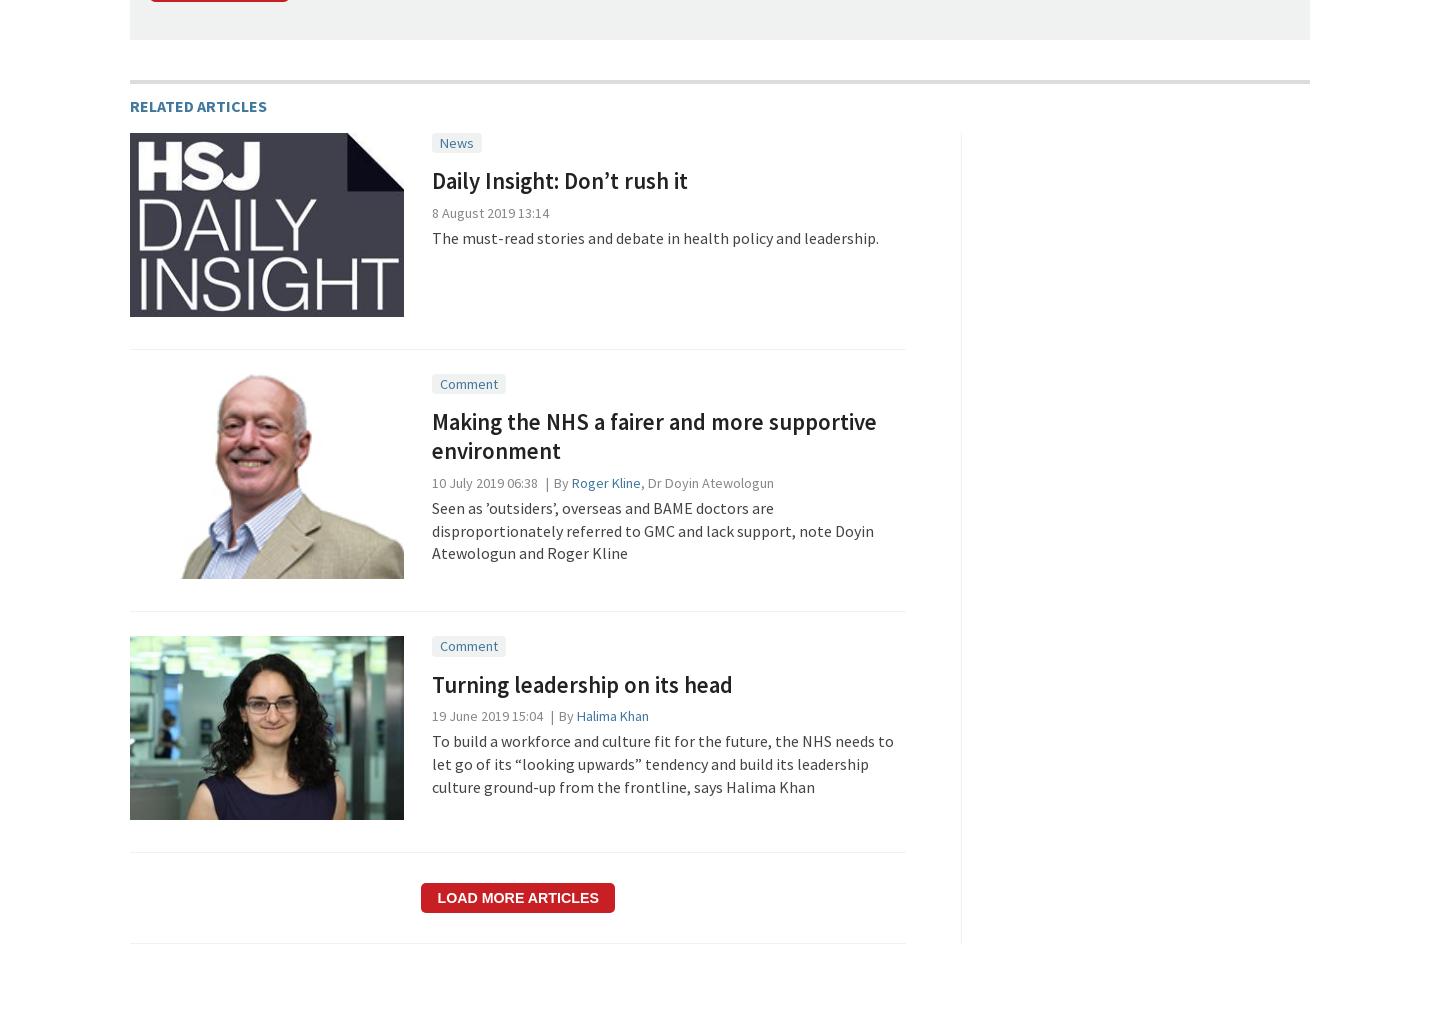  What do you see at coordinates (652, 435) in the screenshot?
I see `'Making the NHS a fairer and more supportive environment'` at bounding box center [652, 435].